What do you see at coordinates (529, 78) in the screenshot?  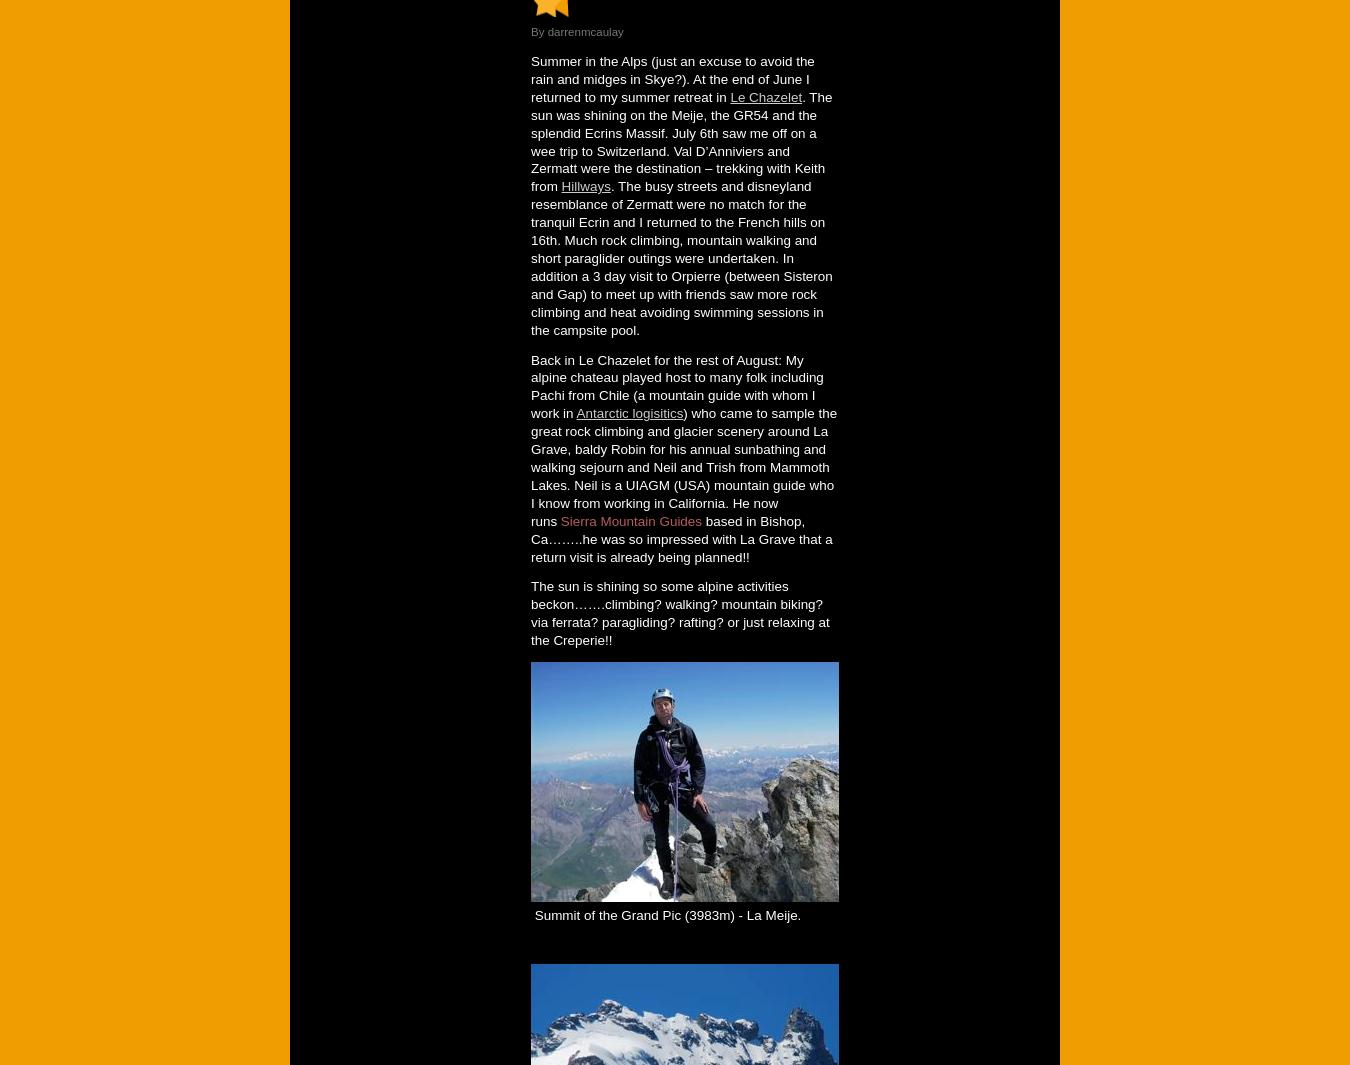 I see `'Summer in the Alps (just an excuse to avoid the rain and midges in Skye?). At the end of June I returned to my summer retreat in'` at bounding box center [529, 78].